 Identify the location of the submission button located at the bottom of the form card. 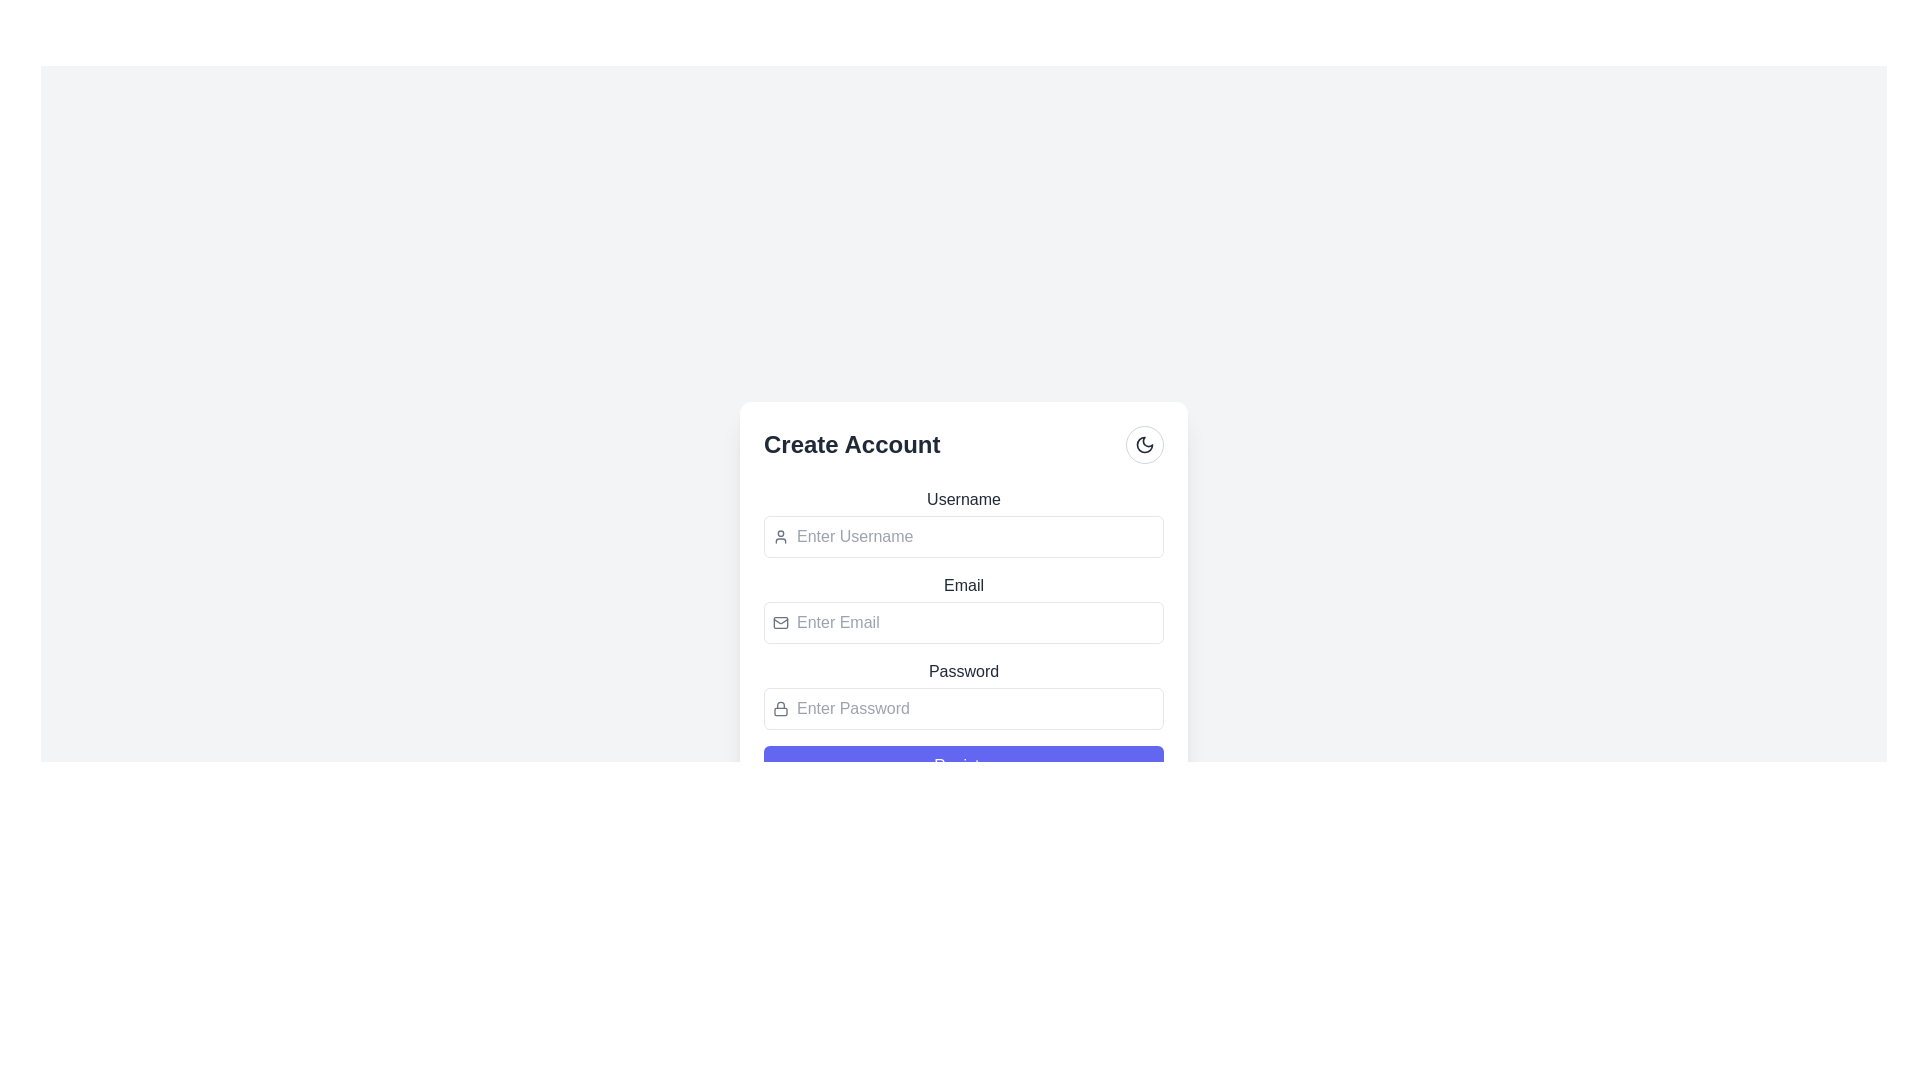
(964, 765).